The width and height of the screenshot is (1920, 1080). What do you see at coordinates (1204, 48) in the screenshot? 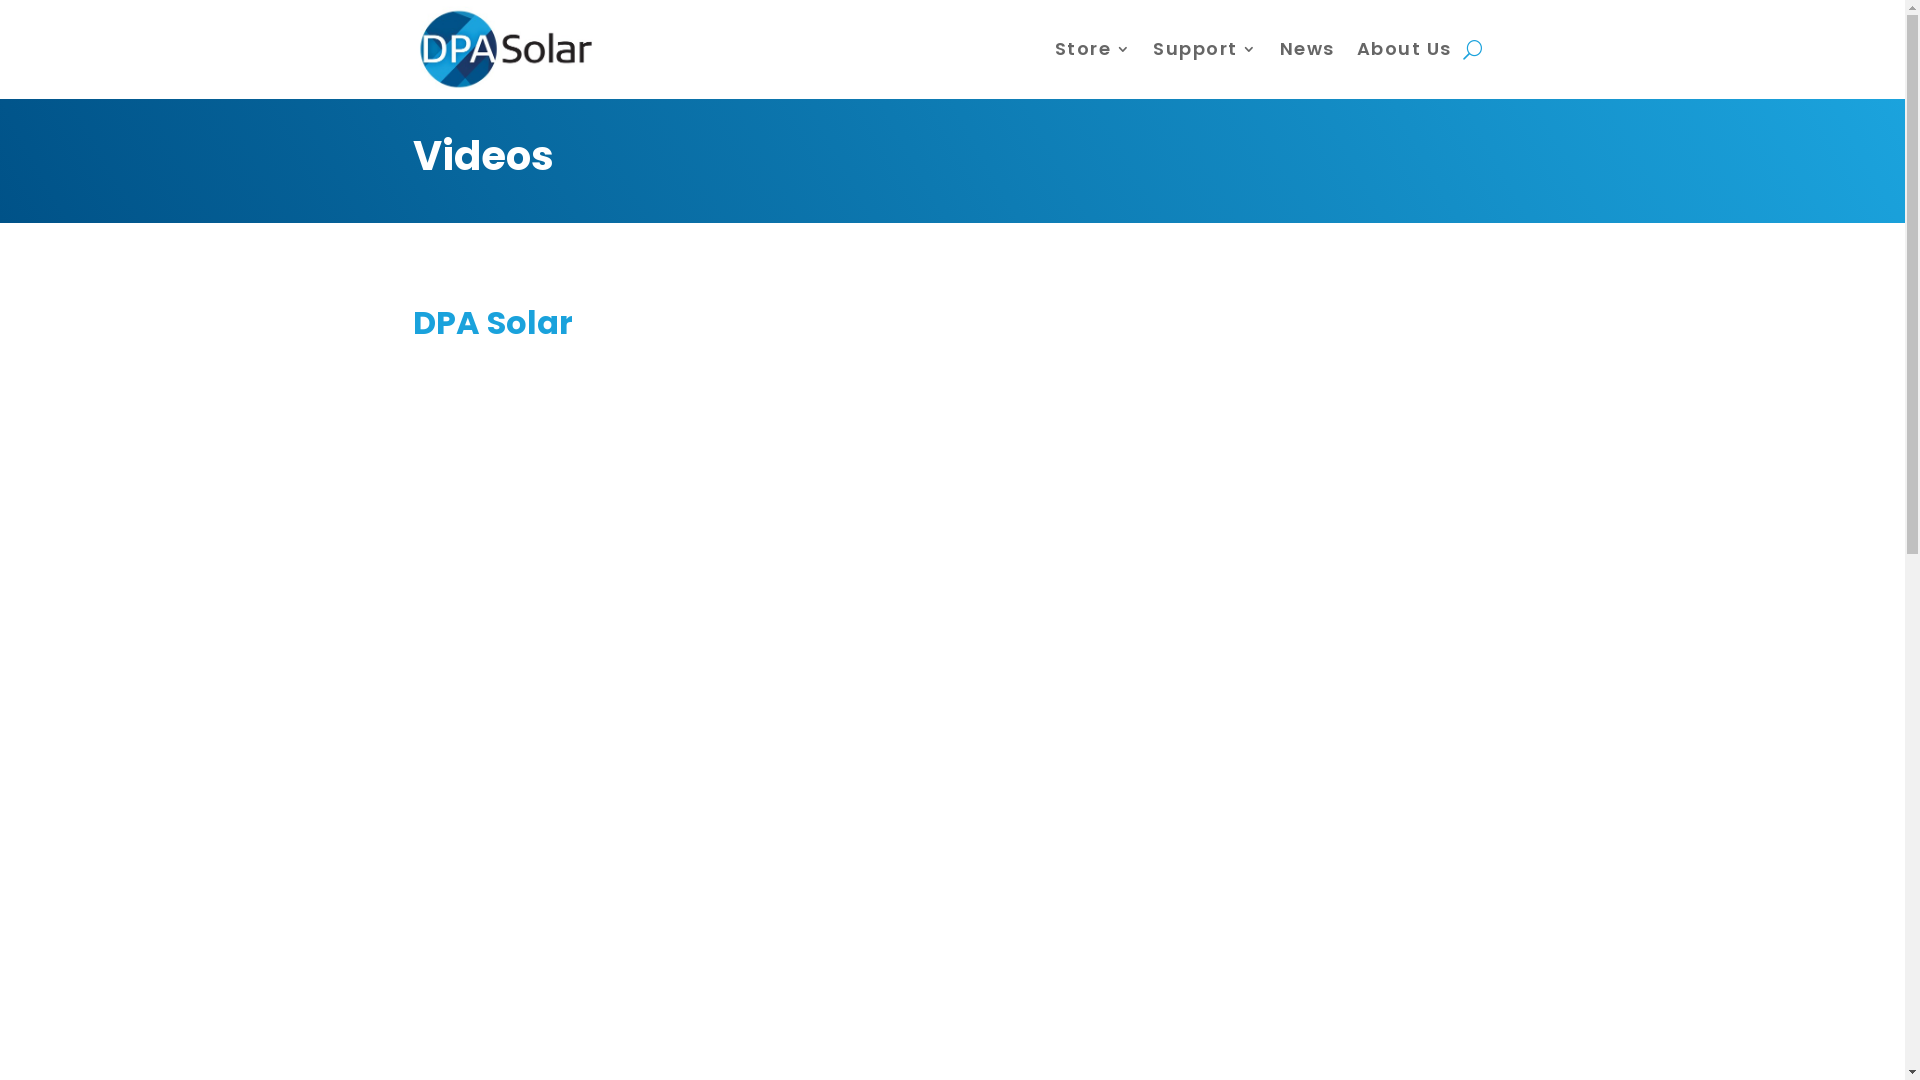
I see `'Support'` at bounding box center [1204, 48].